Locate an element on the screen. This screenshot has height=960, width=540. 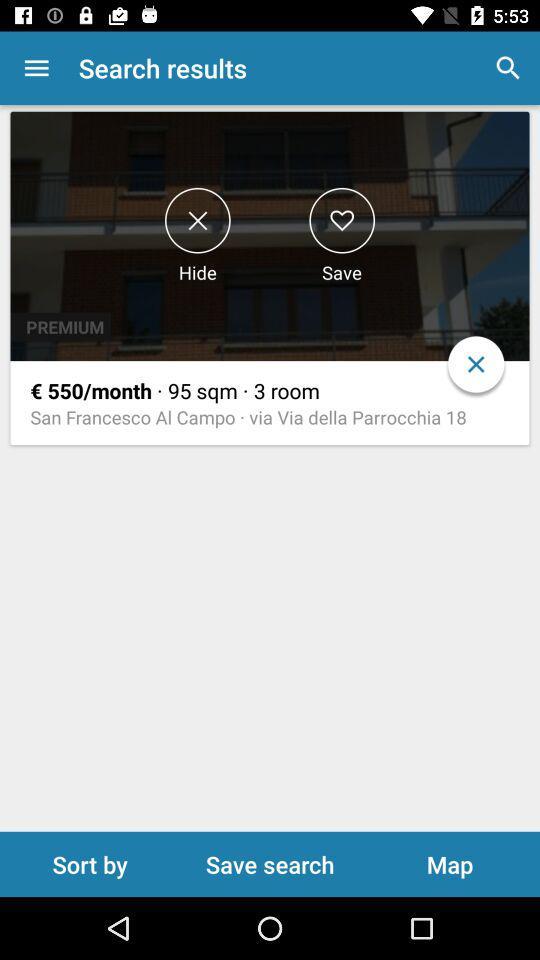
option for hide the result is located at coordinates (197, 220).